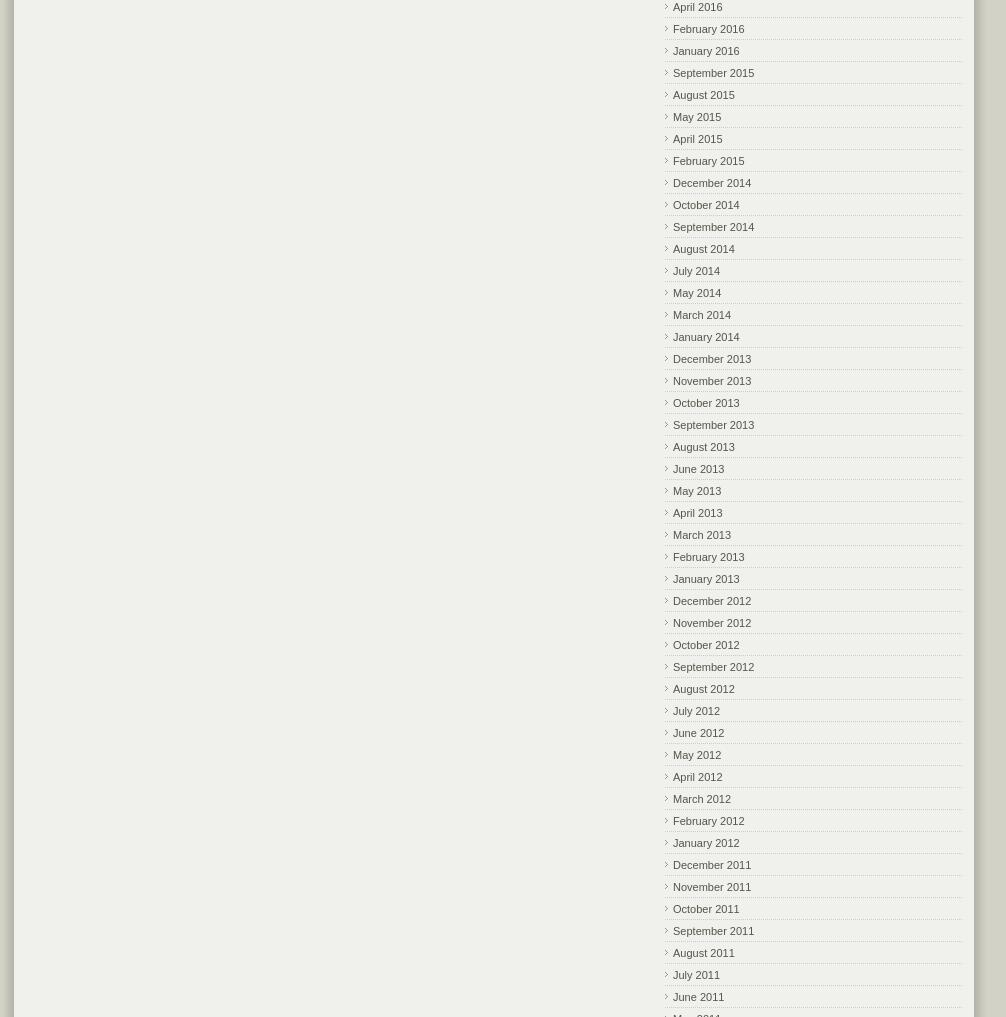 The height and width of the screenshot is (1017, 1006). Describe the element at coordinates (706, 643) in the screenshot. I see `'October 2012'` at that location.